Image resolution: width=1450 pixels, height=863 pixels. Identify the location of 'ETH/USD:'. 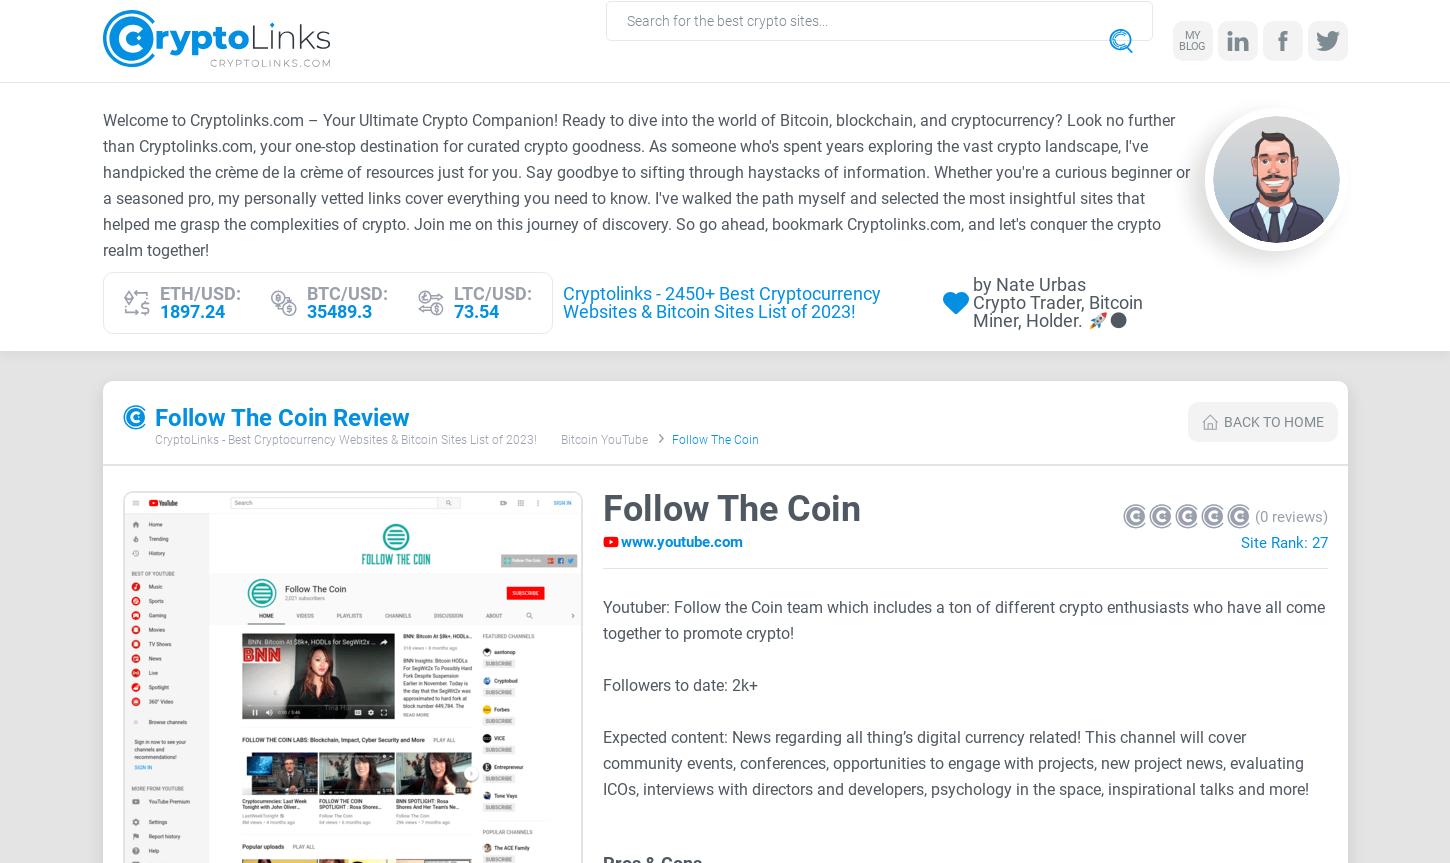
(198, 291).